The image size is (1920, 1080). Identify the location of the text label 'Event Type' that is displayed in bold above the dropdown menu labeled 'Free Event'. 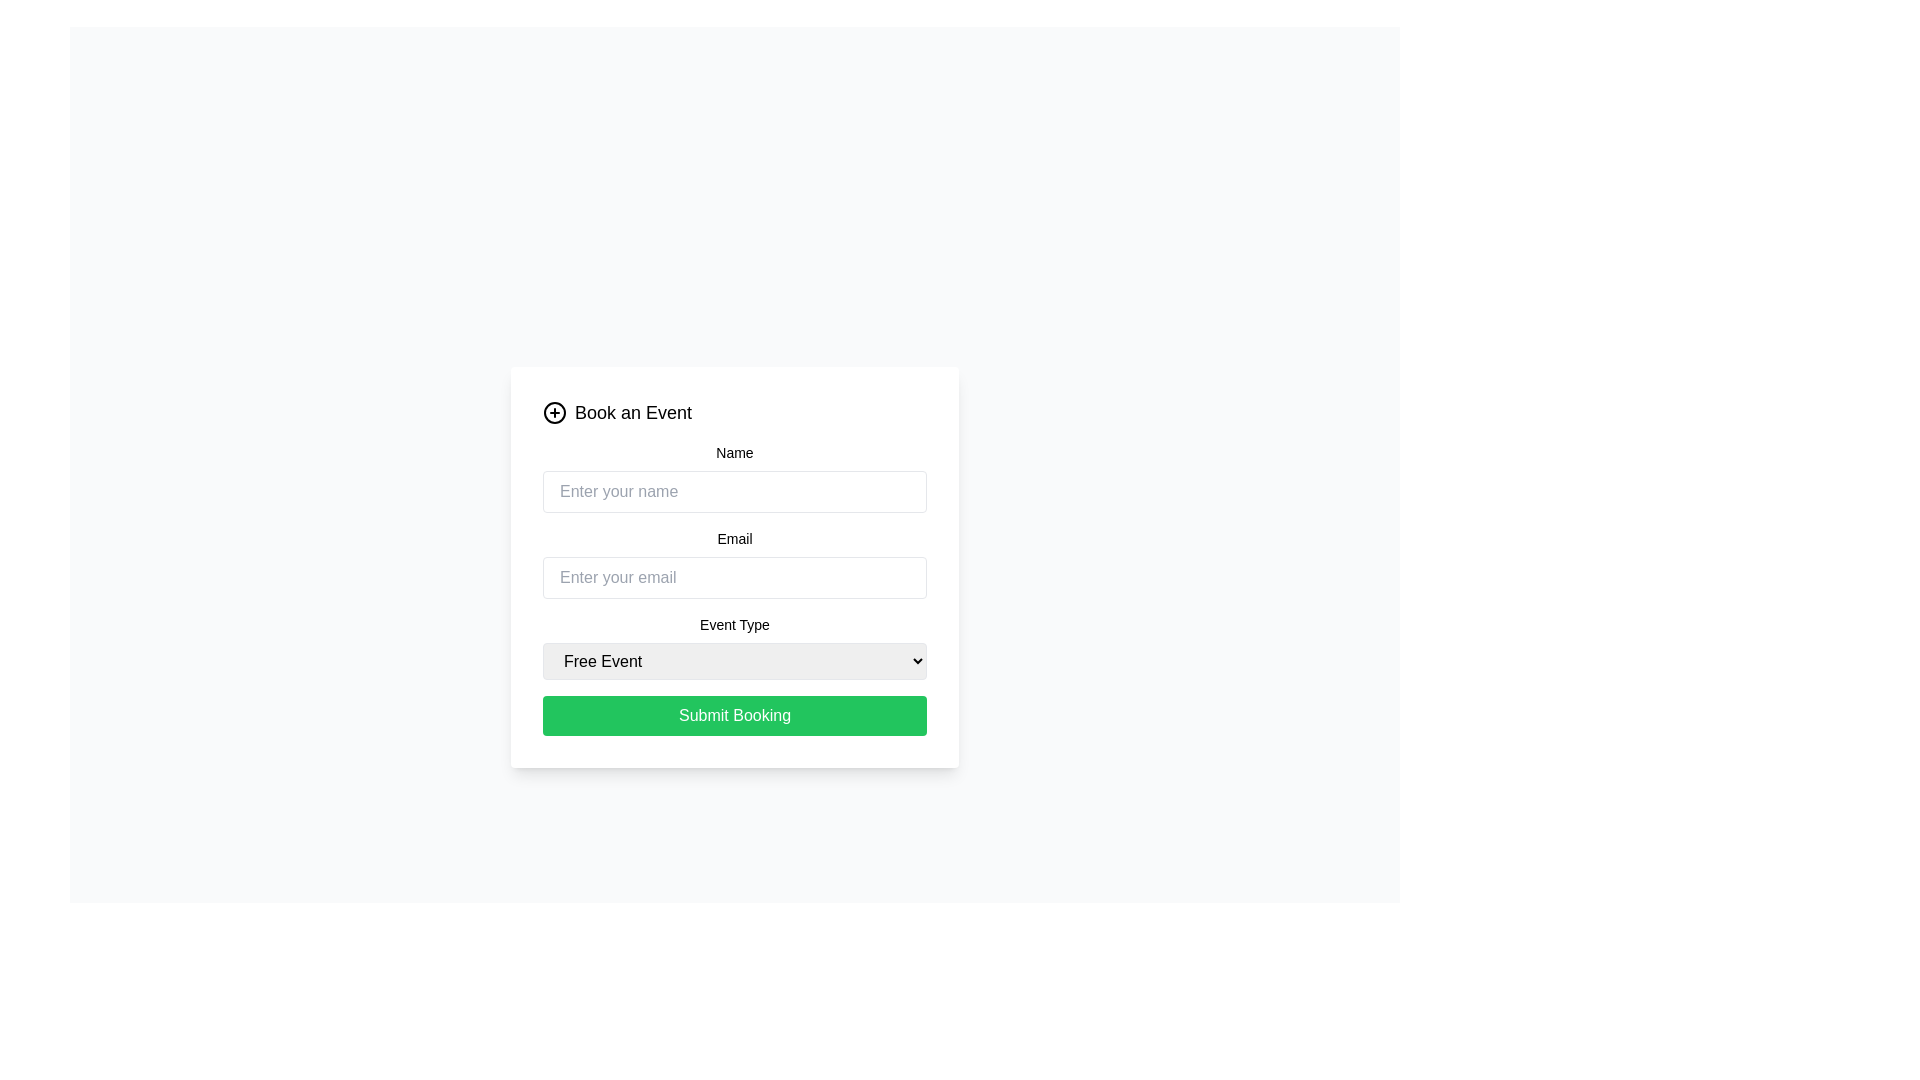
(733, 623).